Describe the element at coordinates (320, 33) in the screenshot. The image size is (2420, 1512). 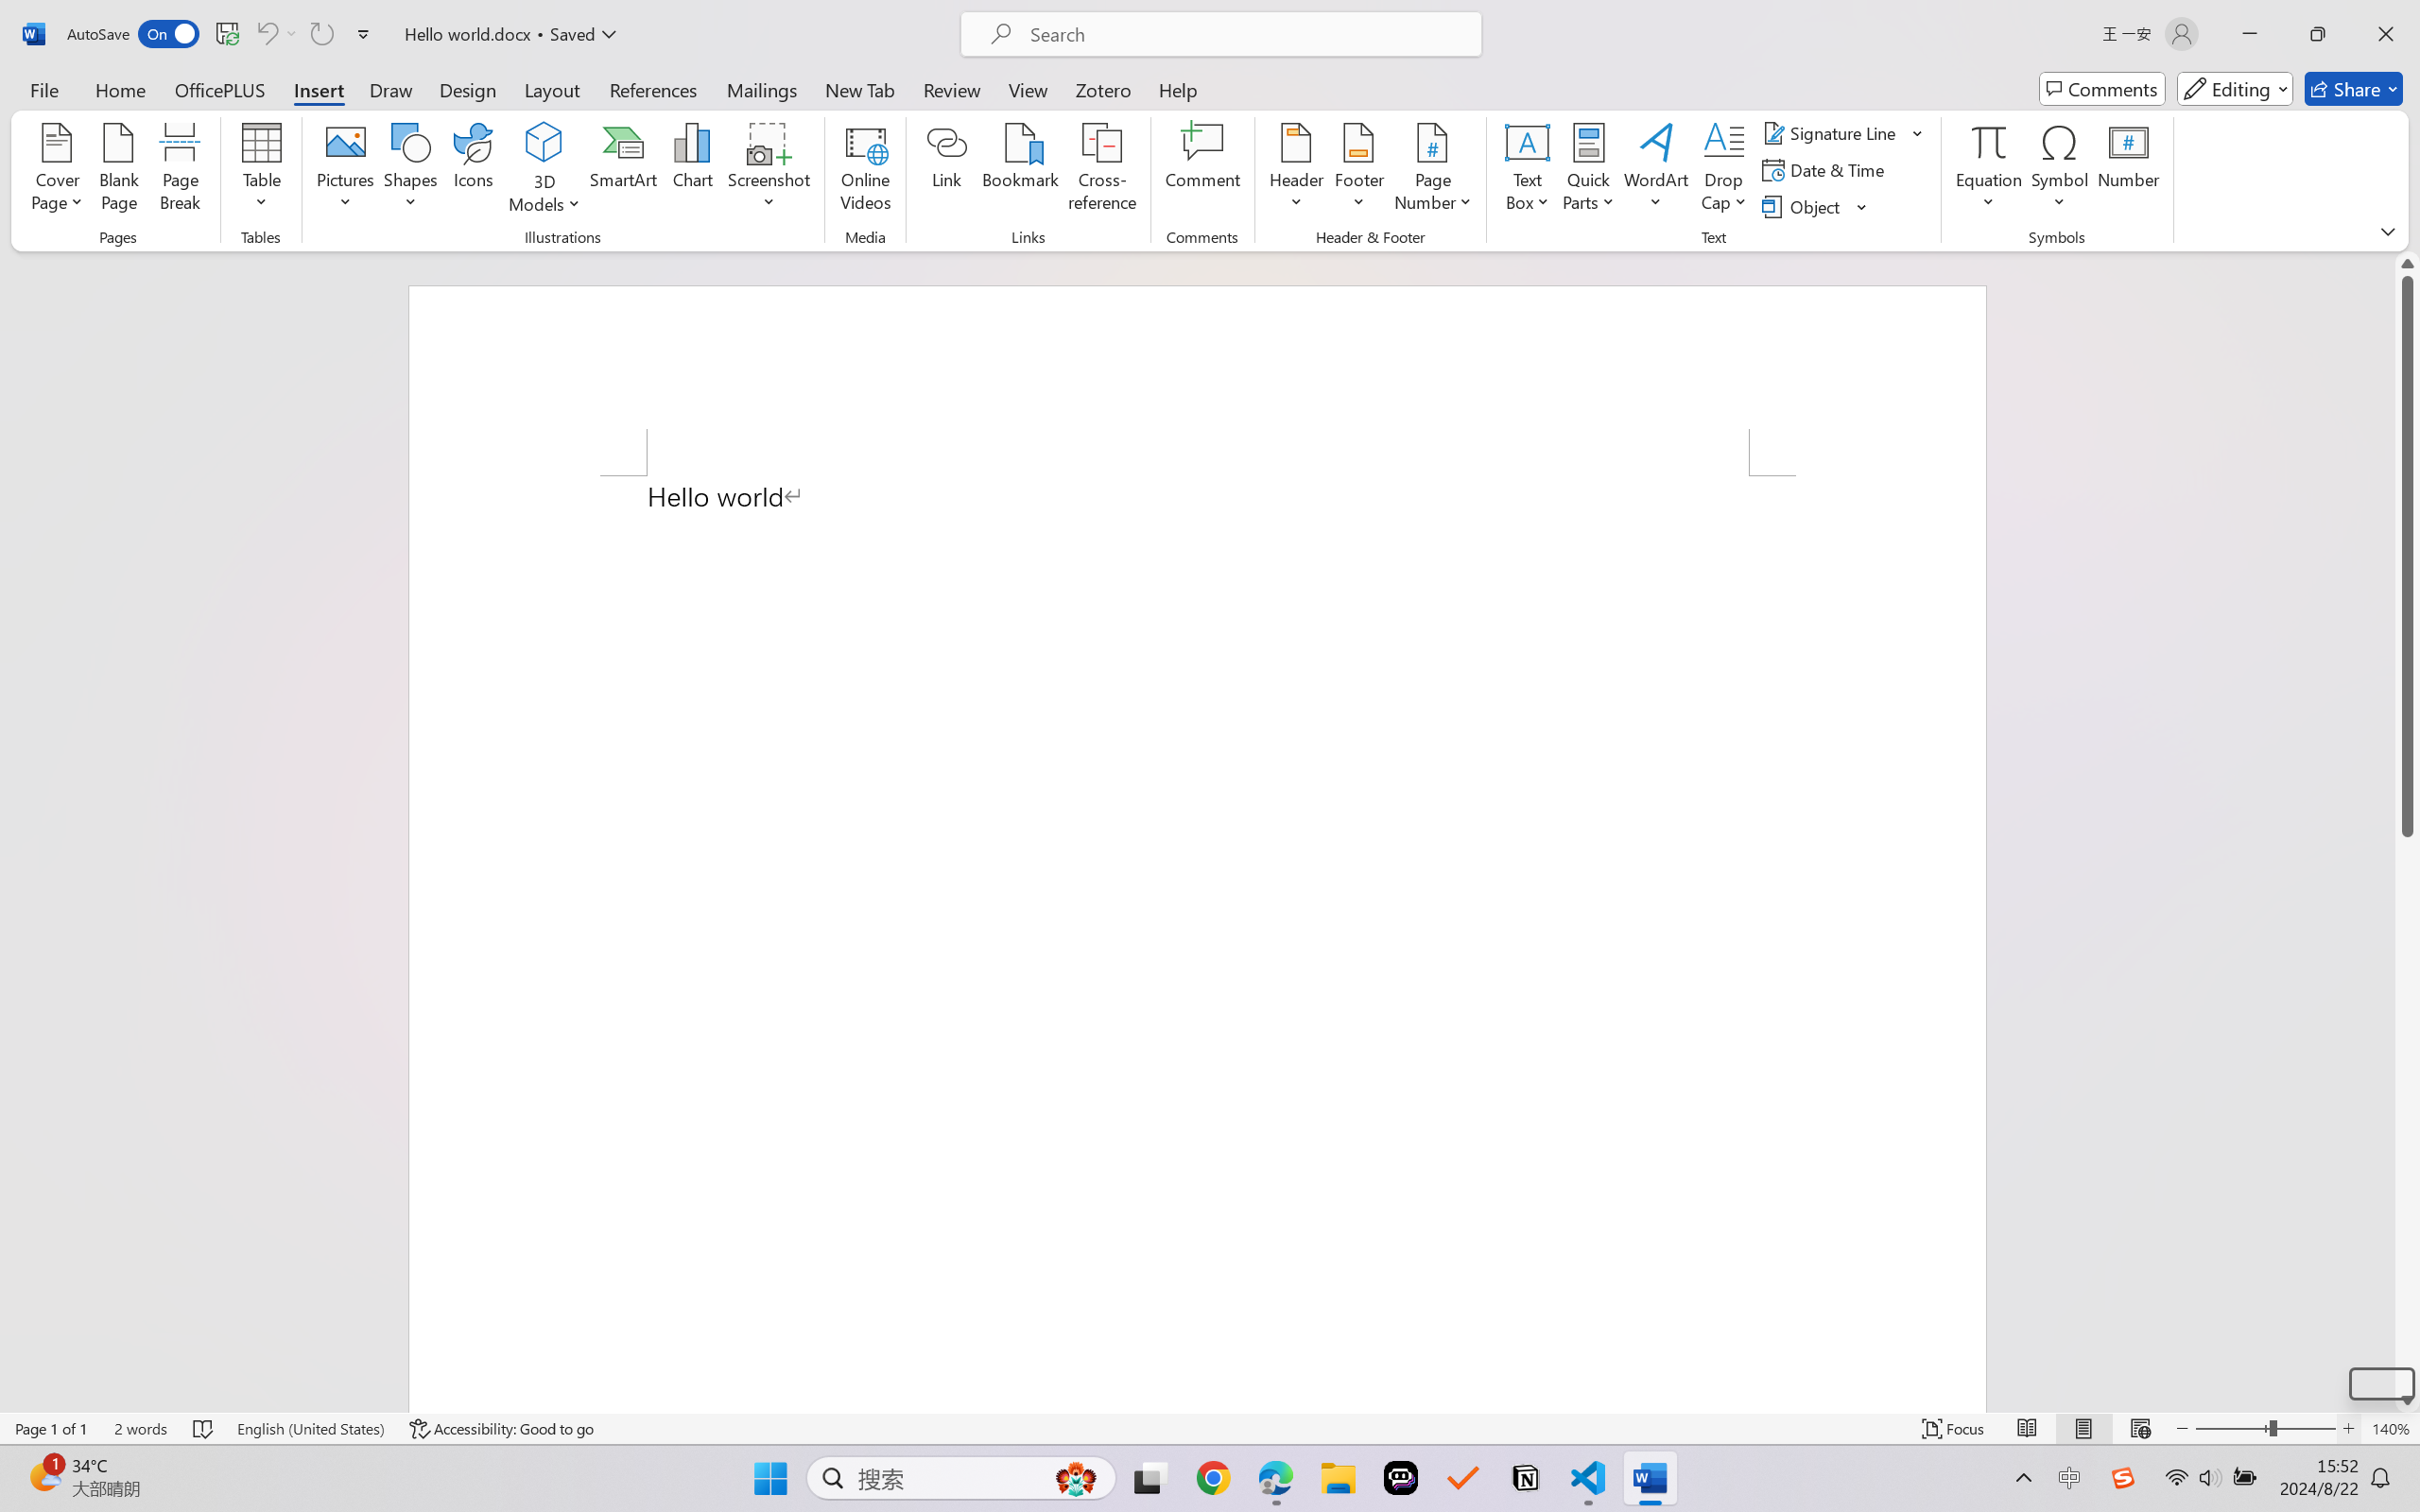
I see `'Can'` at that location.